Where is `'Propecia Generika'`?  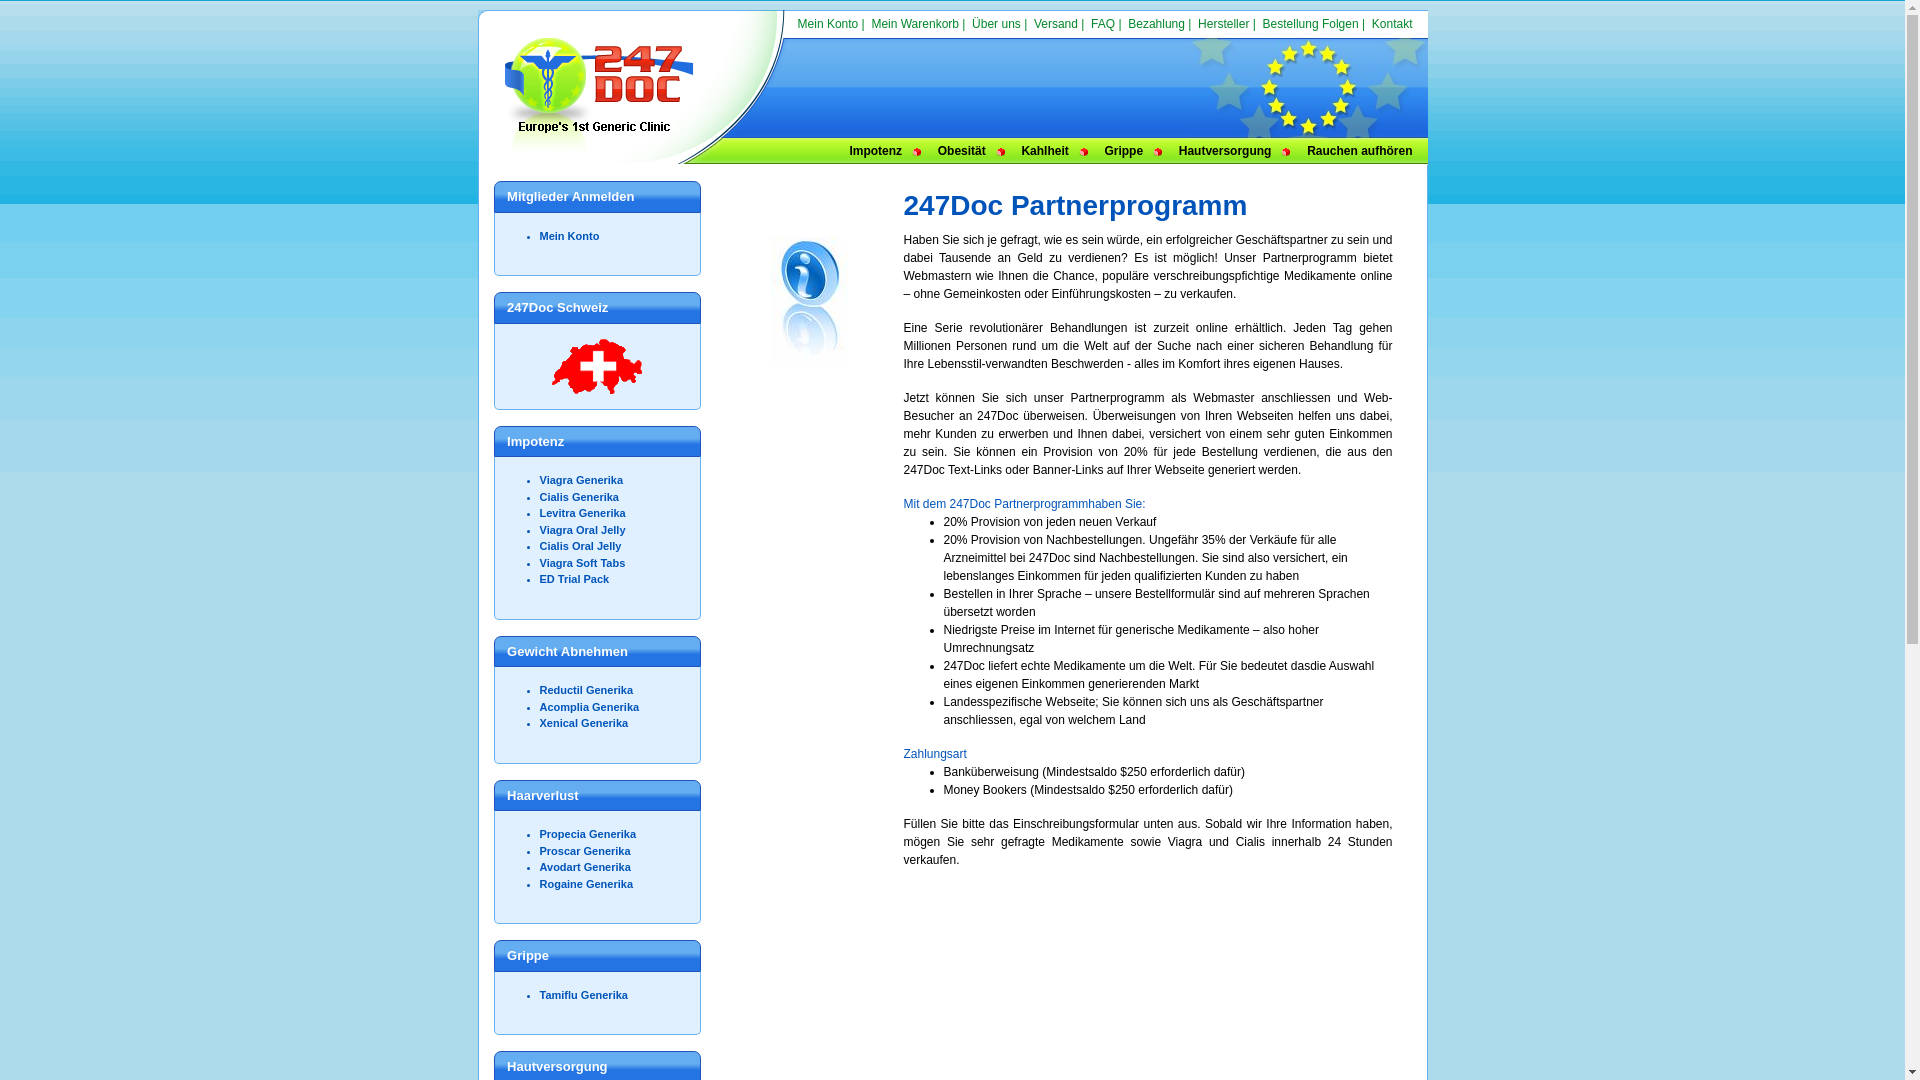
'Propecia Generika' is located at coordinates (587, 833).